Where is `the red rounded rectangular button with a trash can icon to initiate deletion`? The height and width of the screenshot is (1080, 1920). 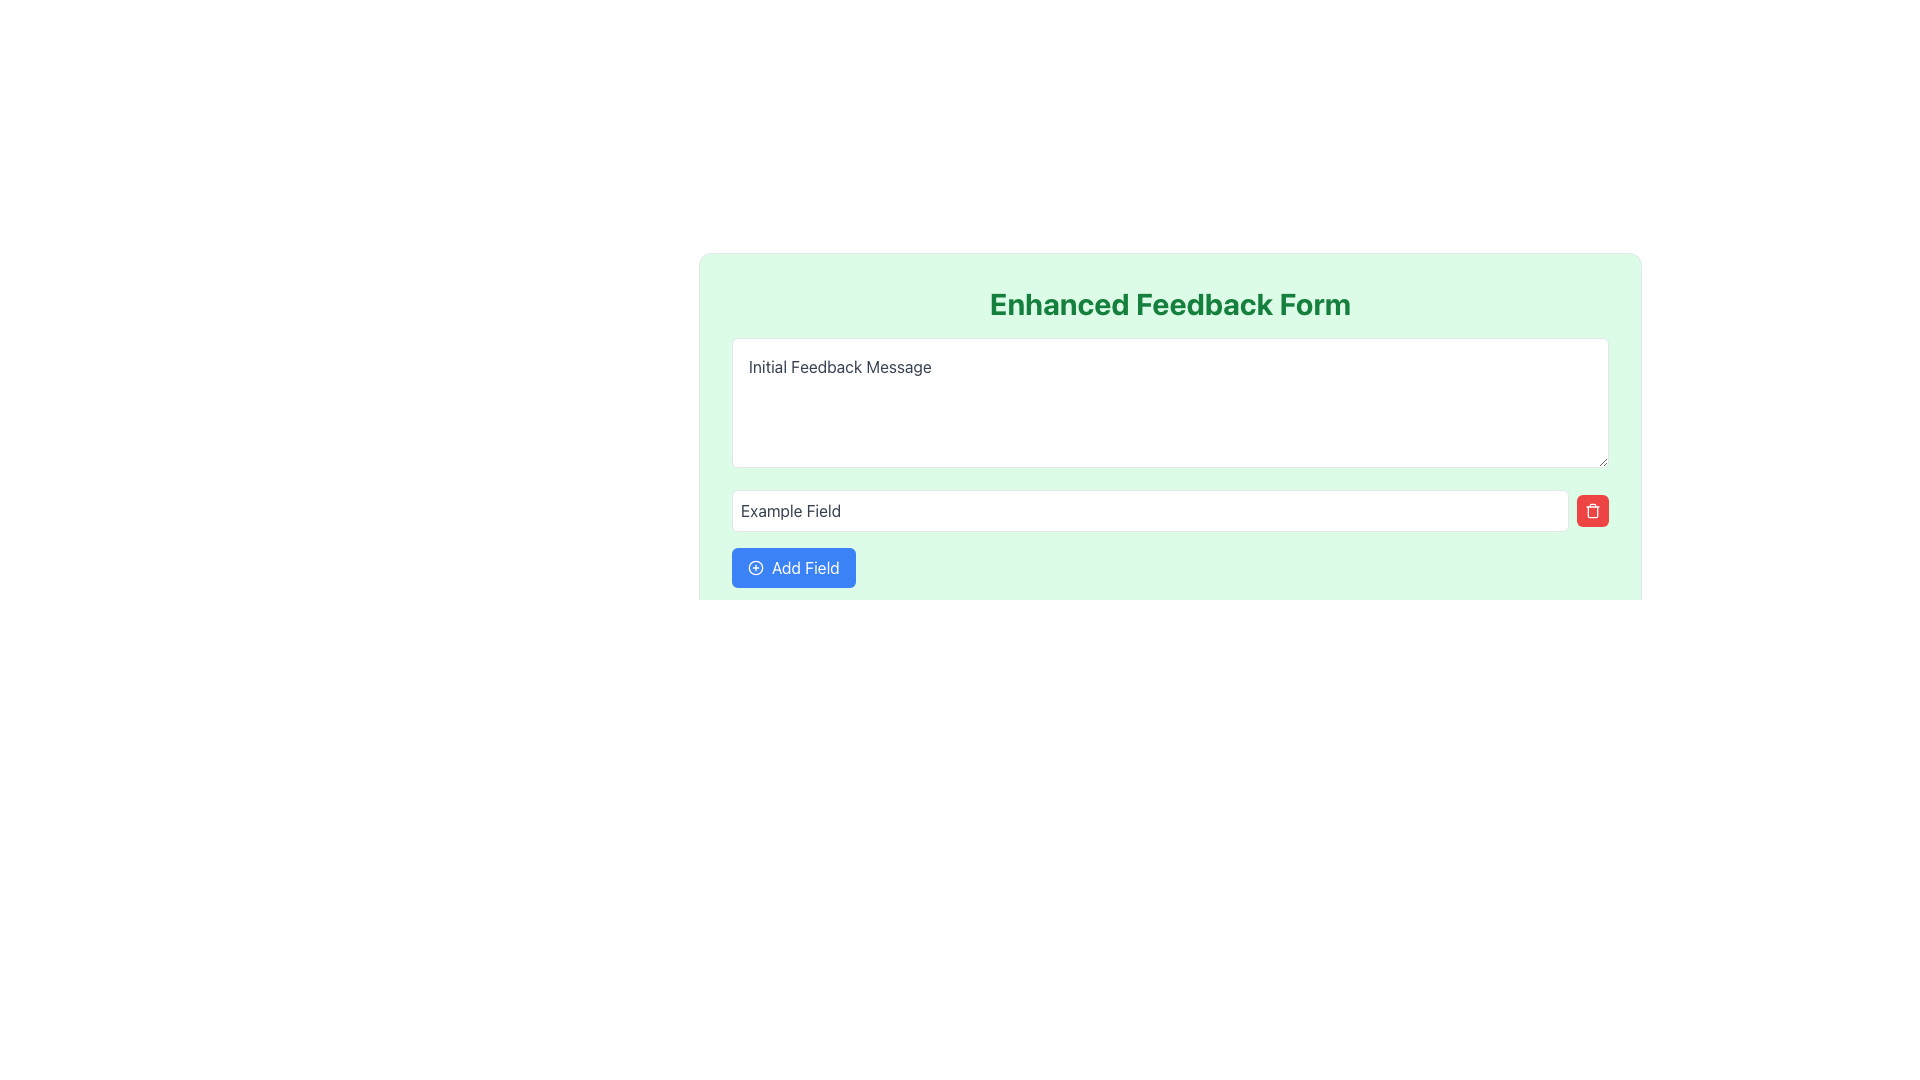
the red rounded rectangular button with a trash can icon to initiate deletion is located at coordinates (1592, 509).